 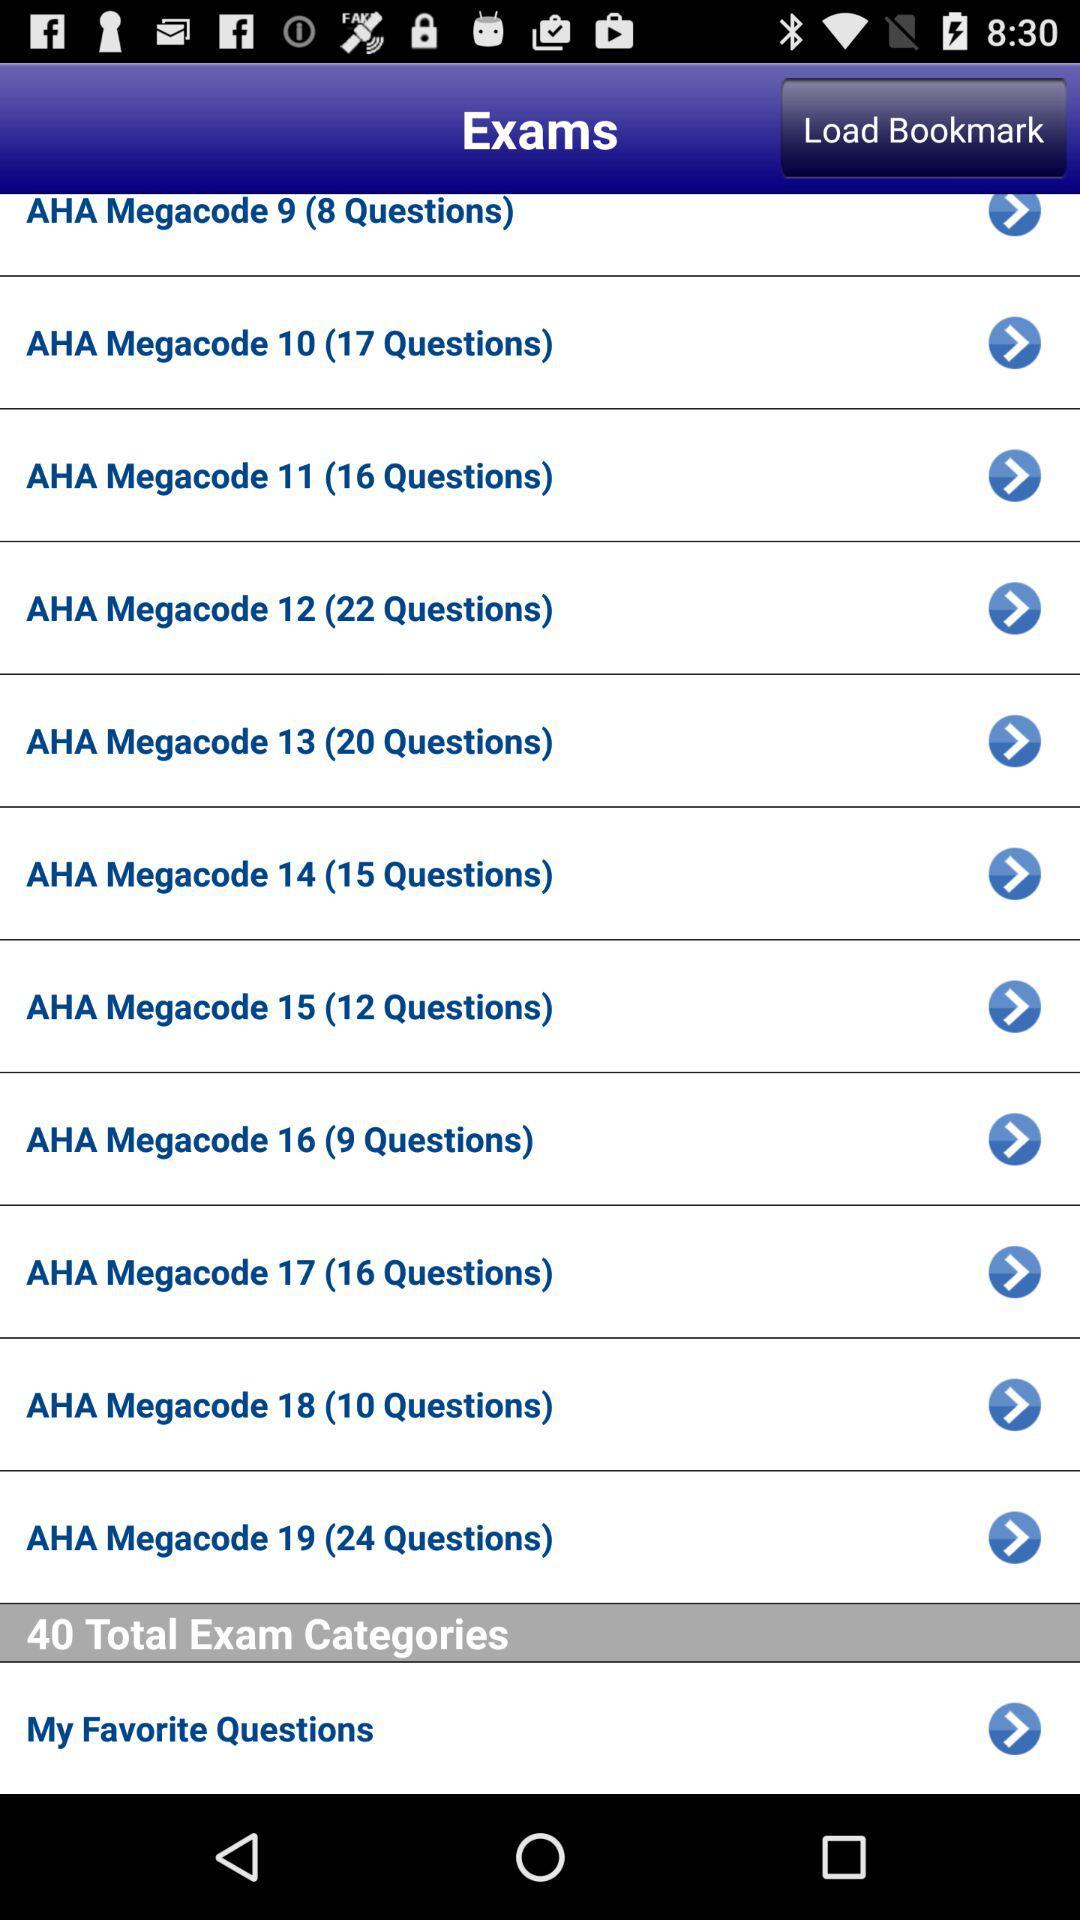 What do you see at coordinates (1014, 606) in the screenshot?
I see `open that link` at bounding box center [1014, 606].